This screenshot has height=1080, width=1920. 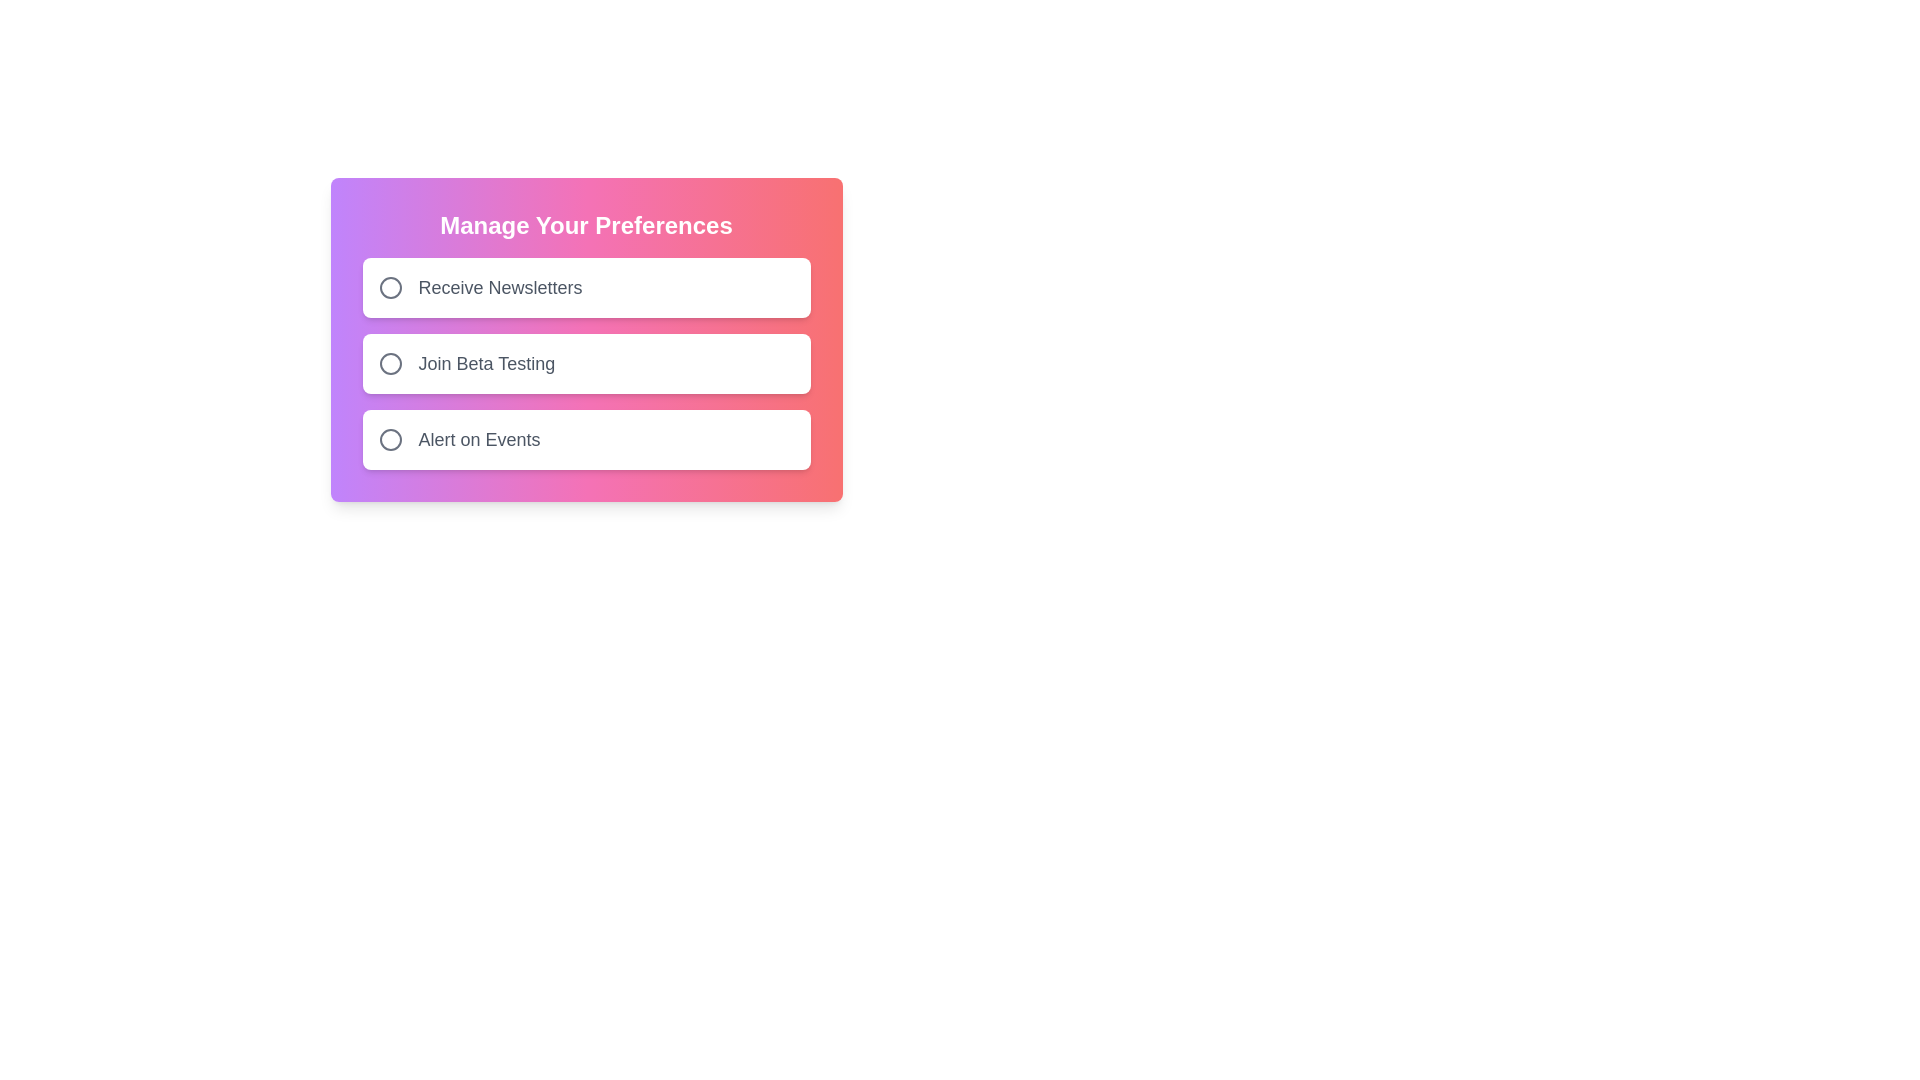 I want to click on the selectable option labeled 'Join Beta Testing' in the preferences menu, so click(x=585, y=338).